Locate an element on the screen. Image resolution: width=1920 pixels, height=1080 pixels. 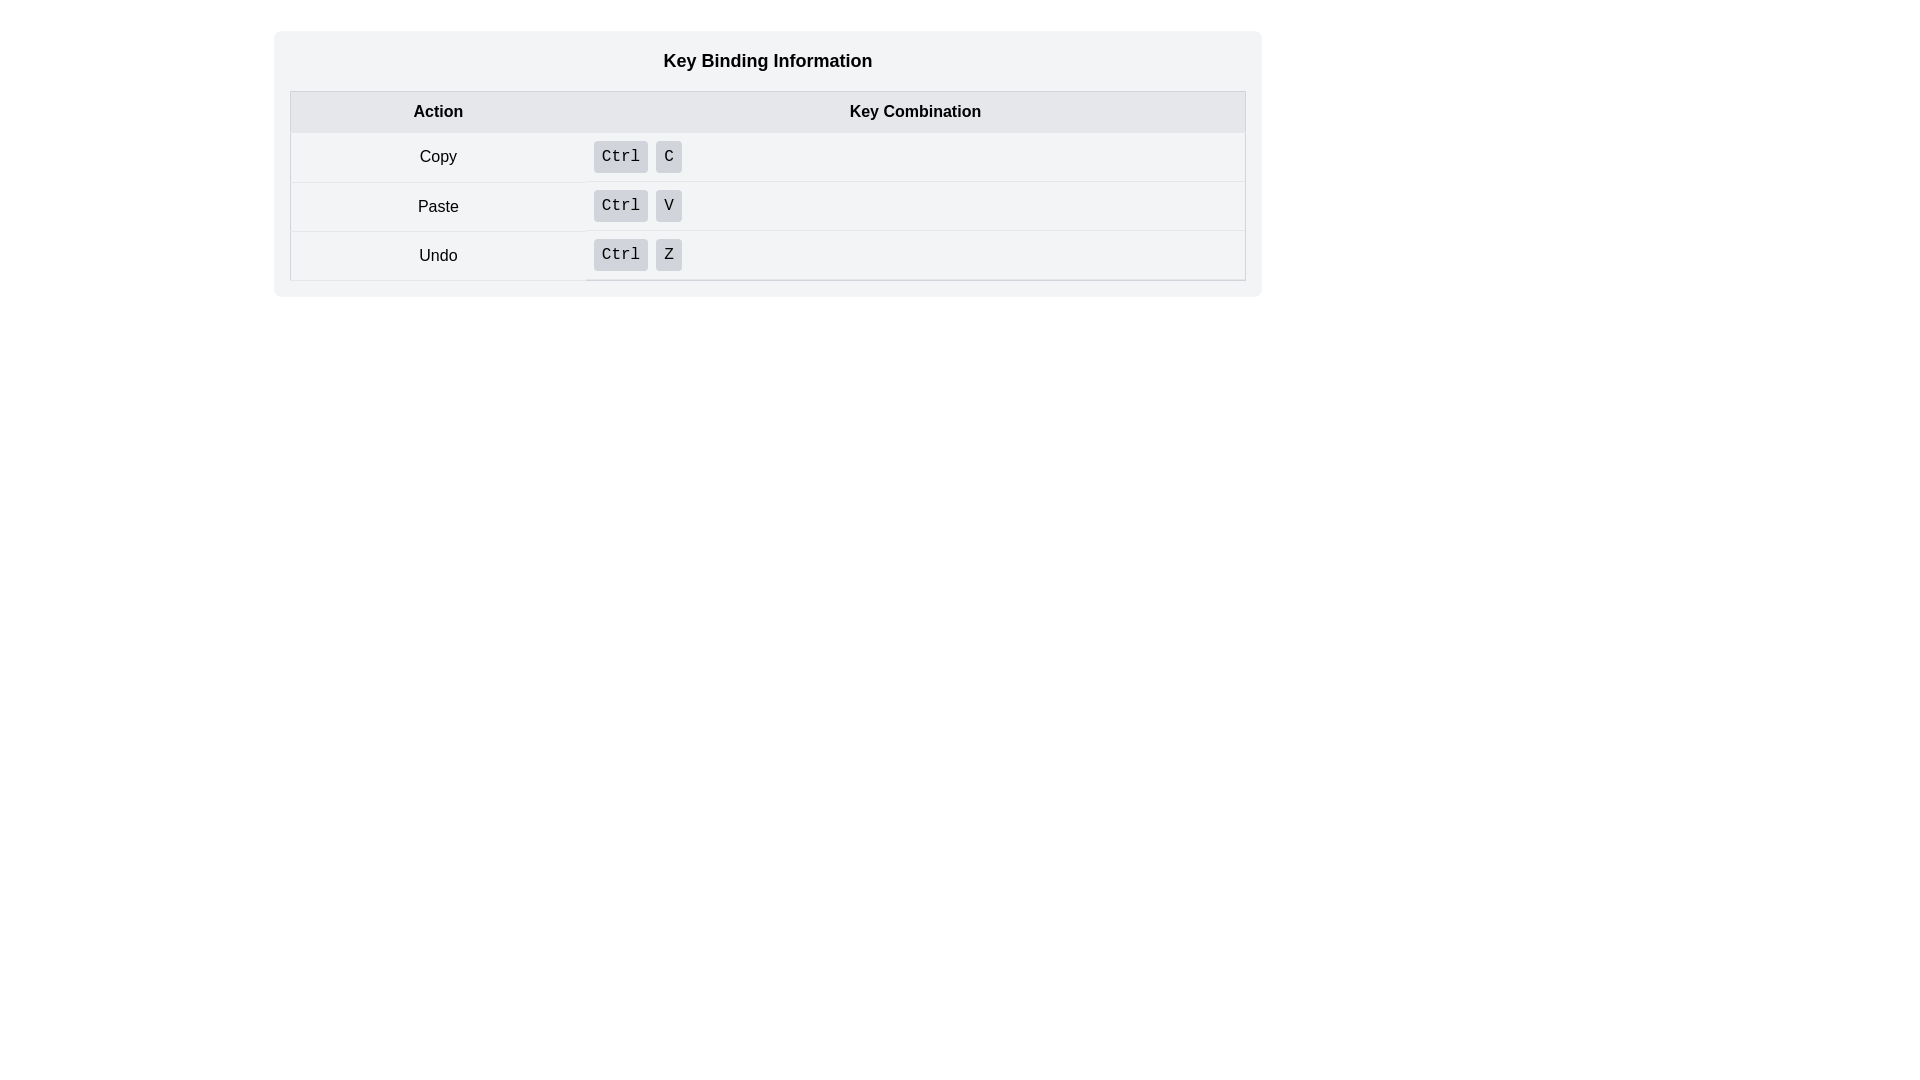
the second row is located at coordinates (767, 206).